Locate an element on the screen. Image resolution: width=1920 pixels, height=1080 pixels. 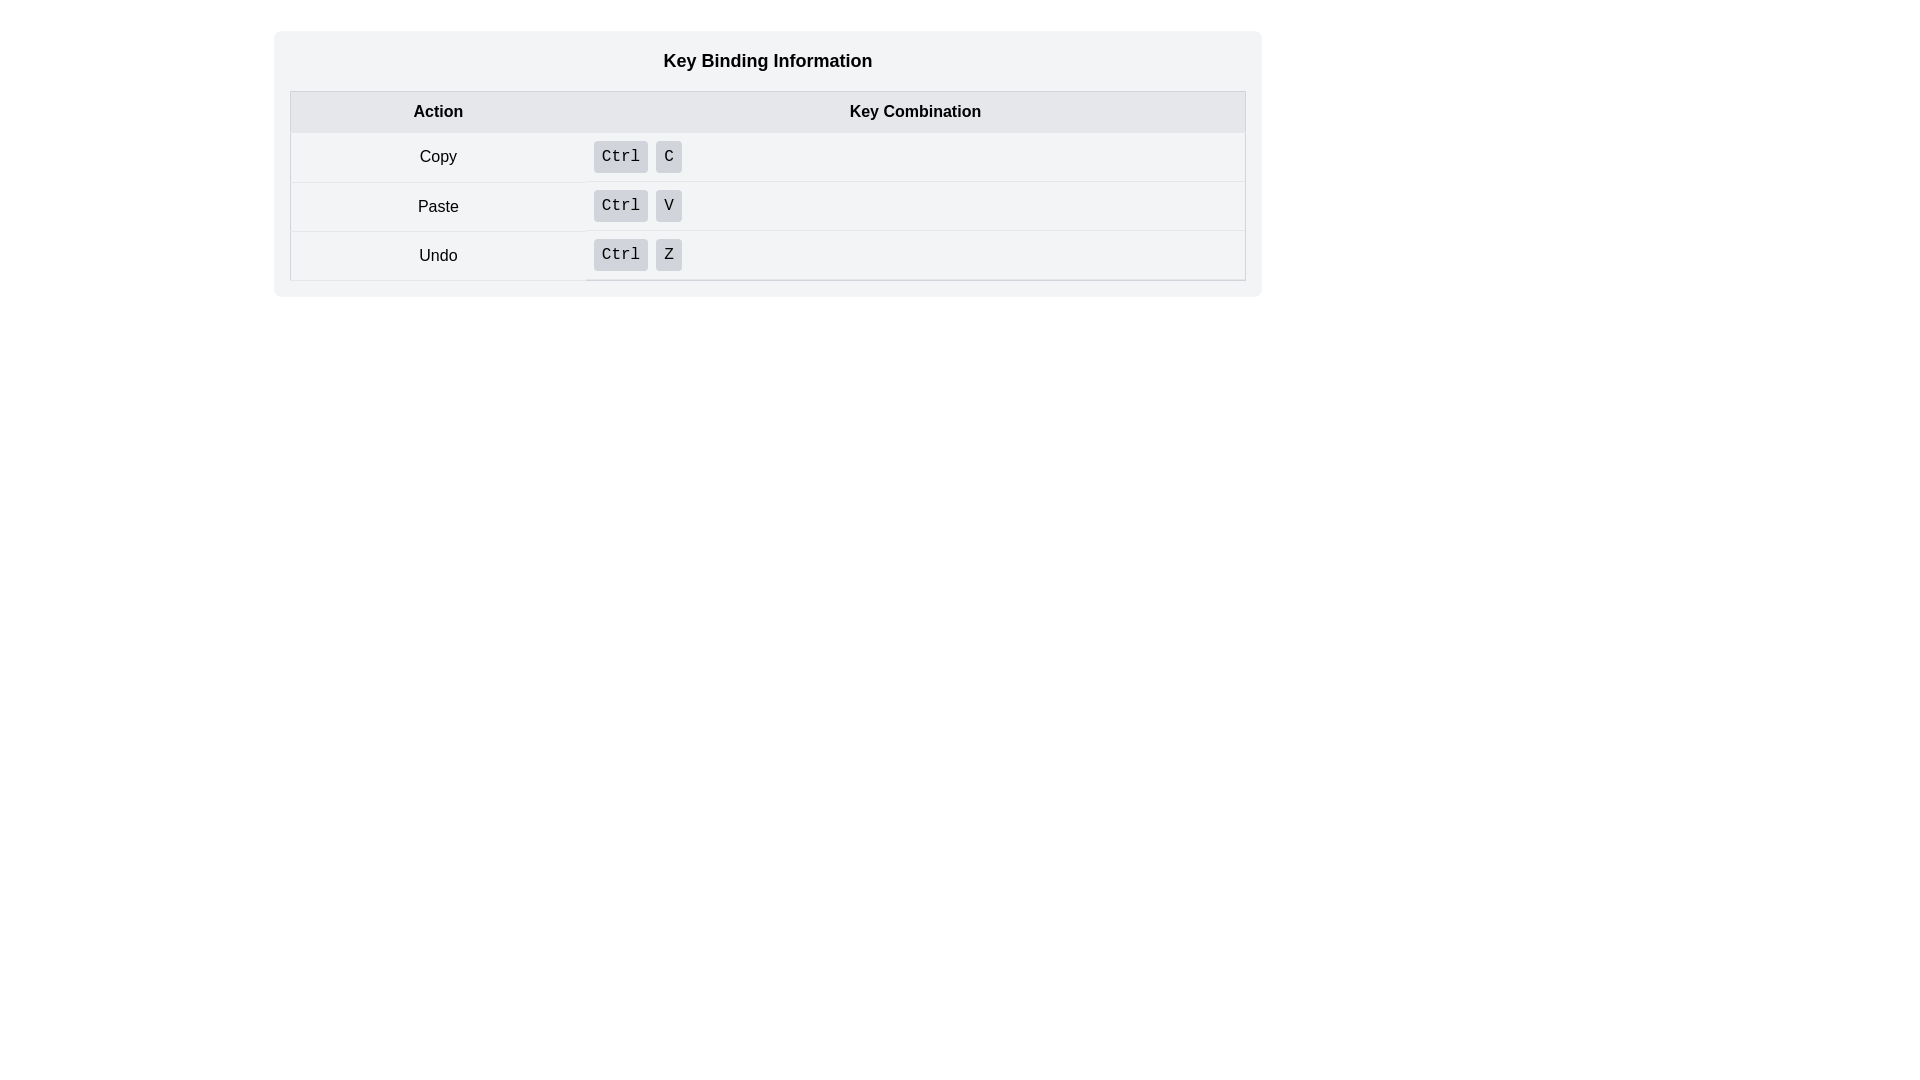
the second row is located at coordinates (767, 206).